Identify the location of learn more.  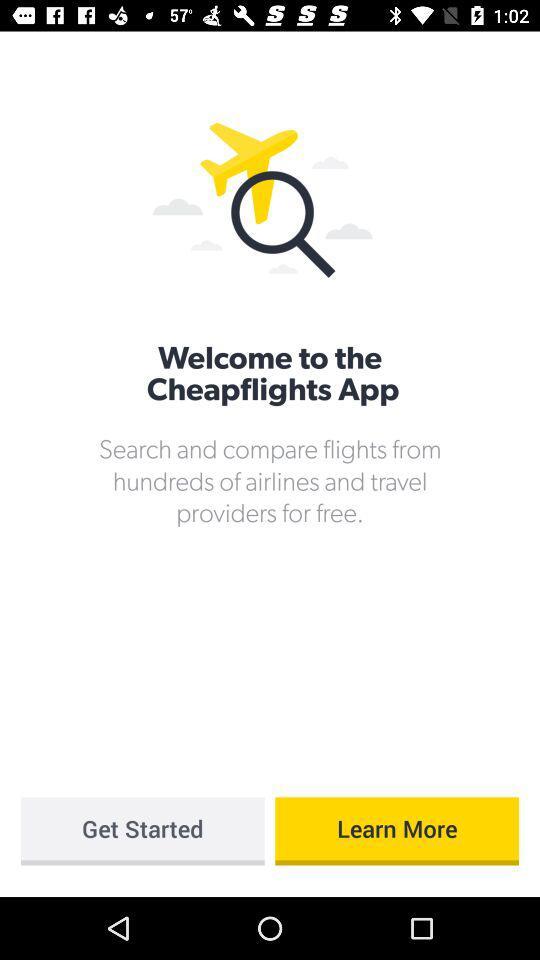
(397, 831).